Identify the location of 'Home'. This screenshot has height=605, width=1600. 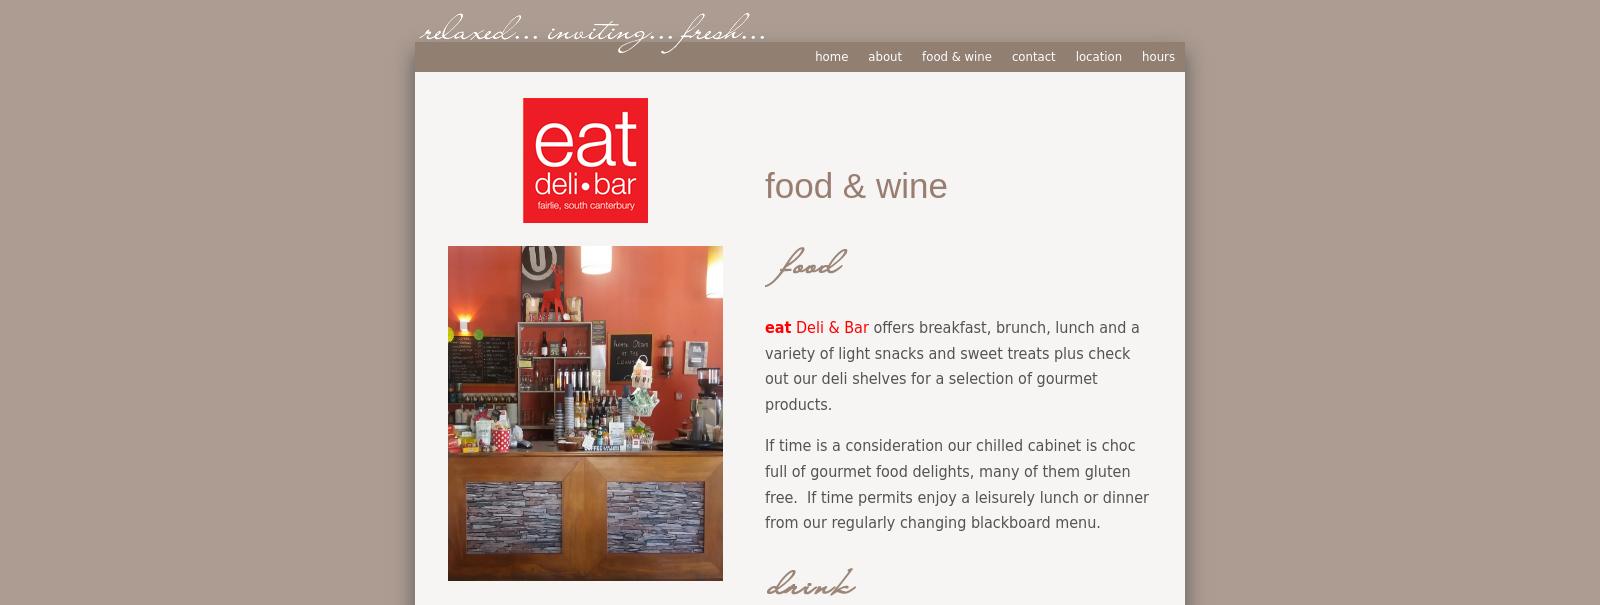
(830, 55).